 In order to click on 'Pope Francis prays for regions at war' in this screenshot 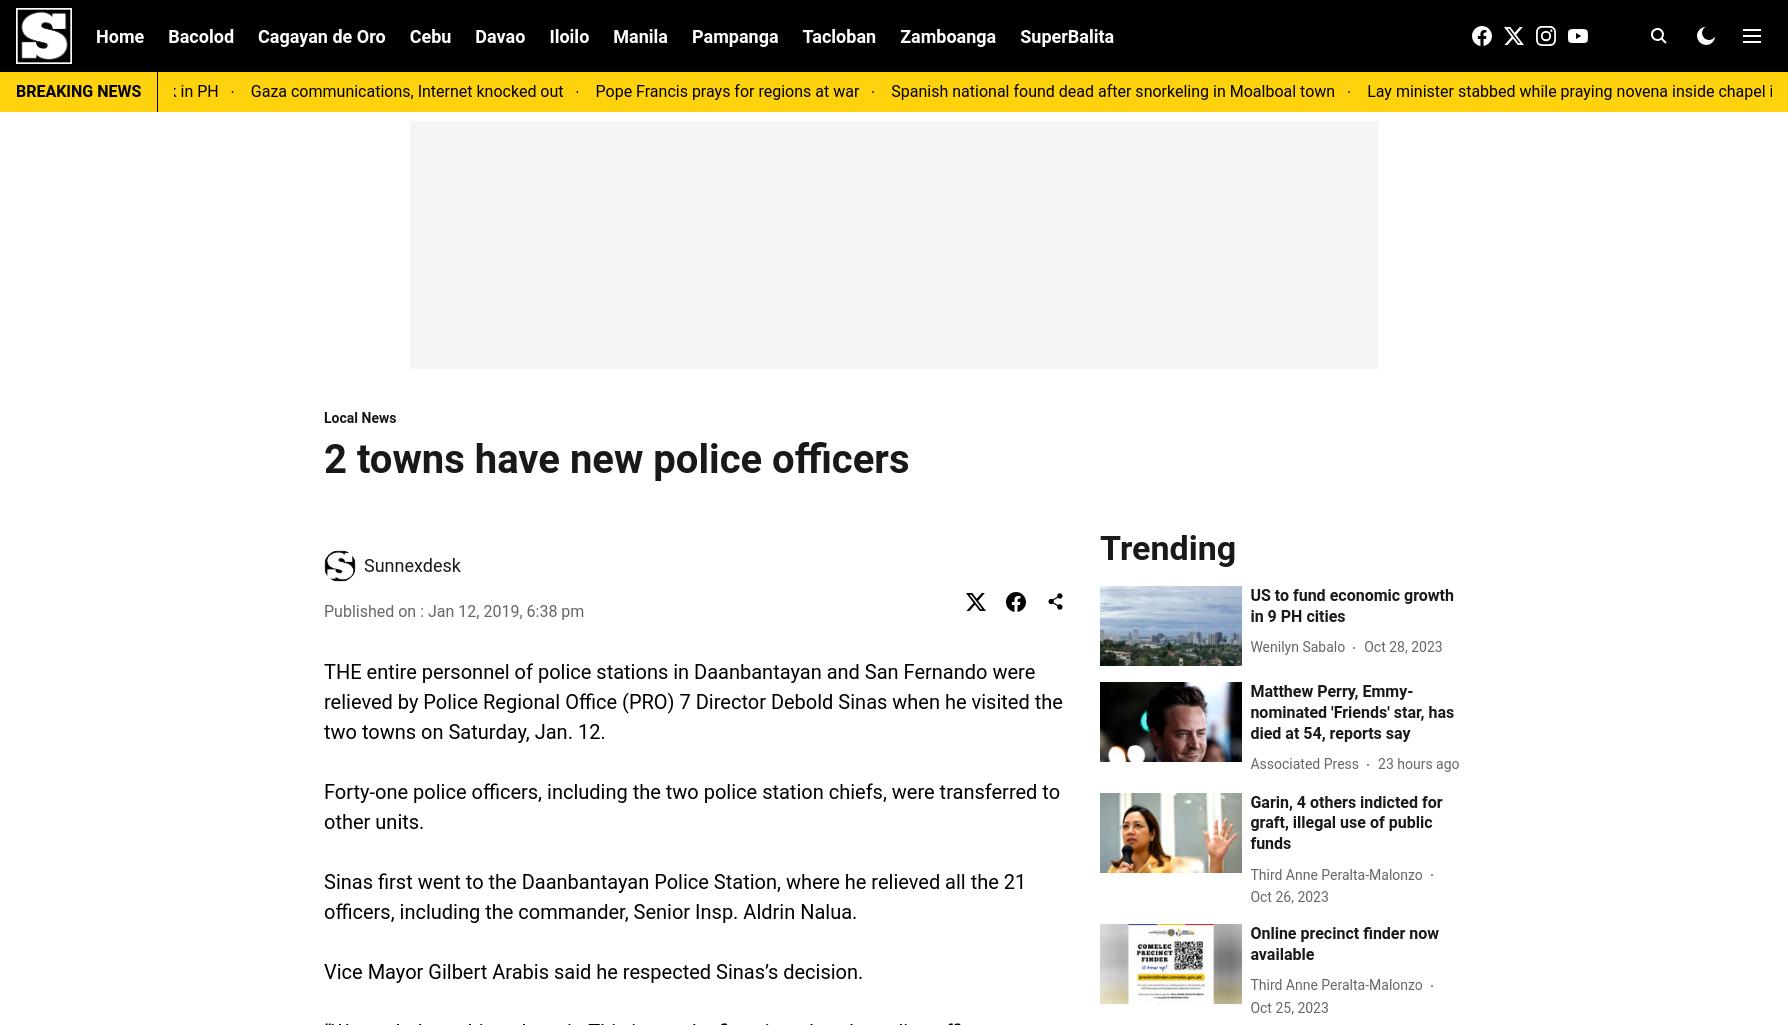, I will do `click(715, 90)`.